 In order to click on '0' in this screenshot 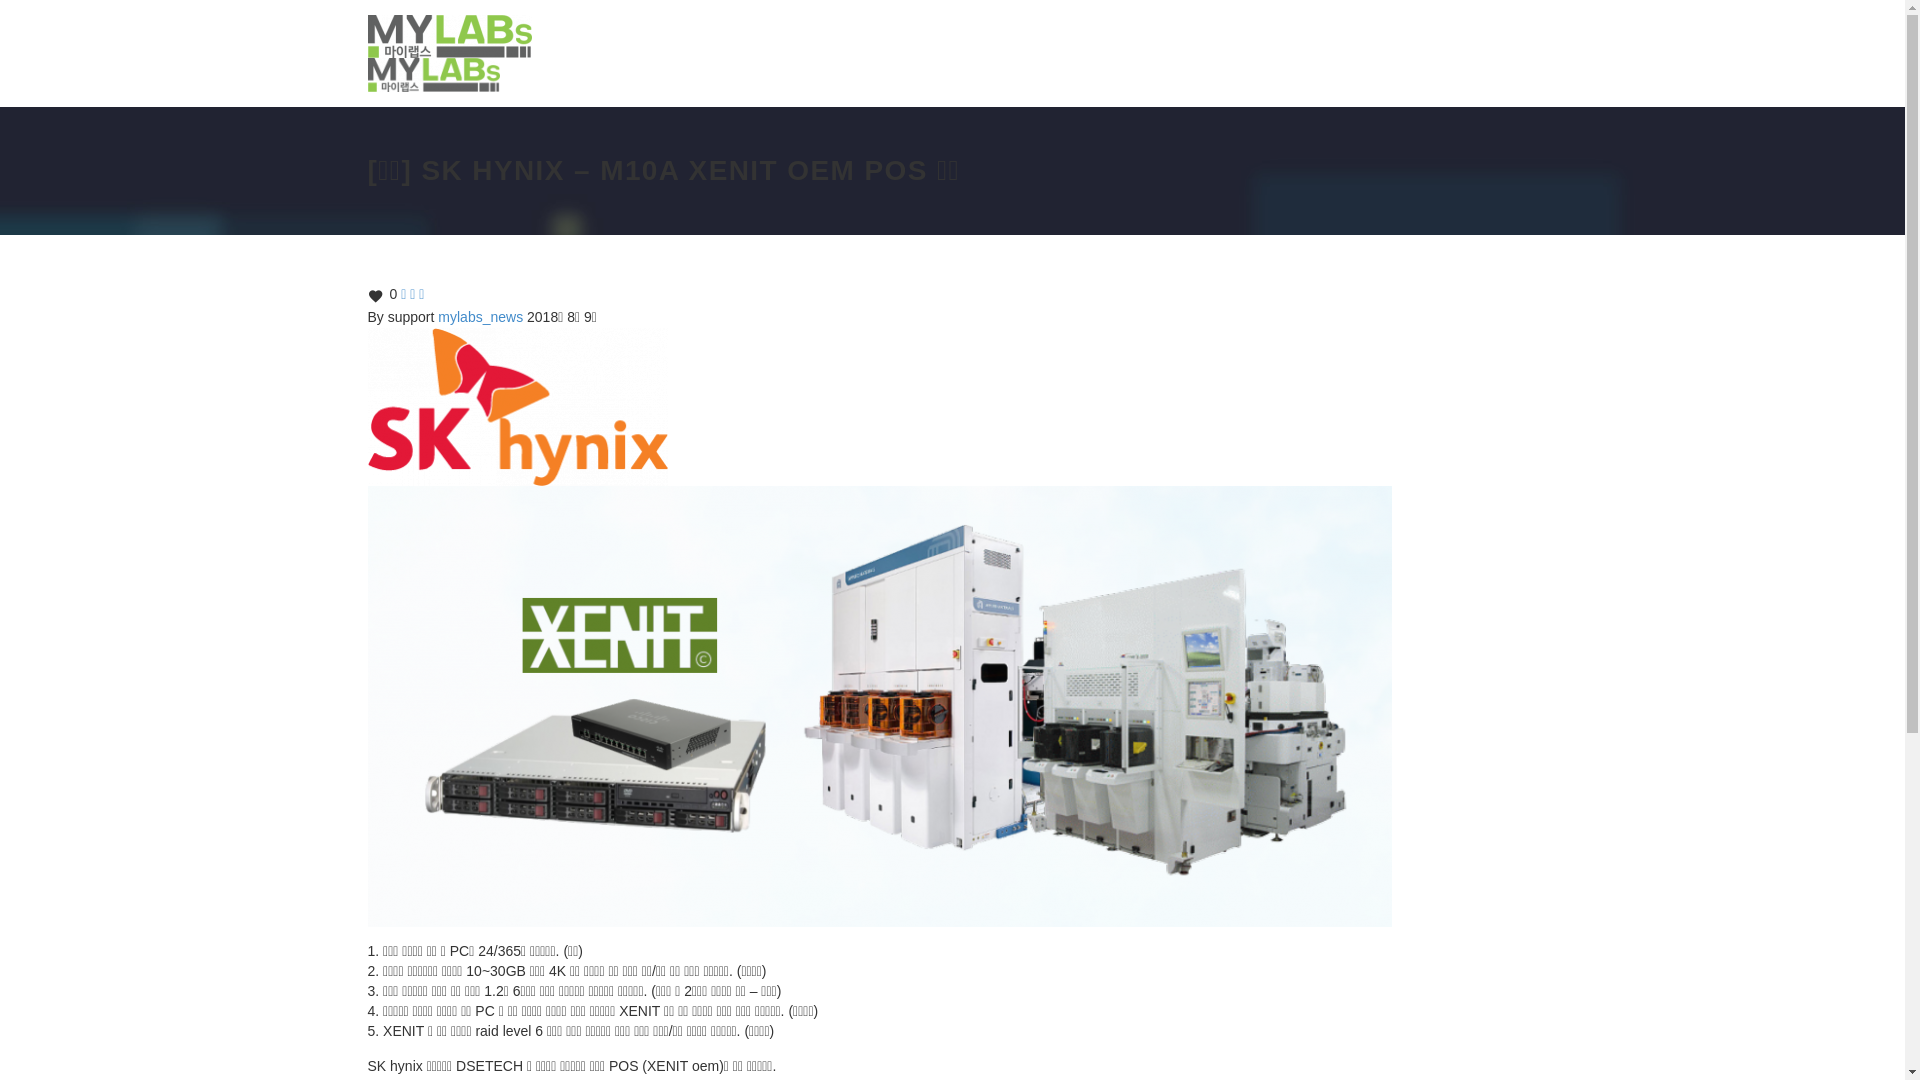, I will do `click(383, 296)`.